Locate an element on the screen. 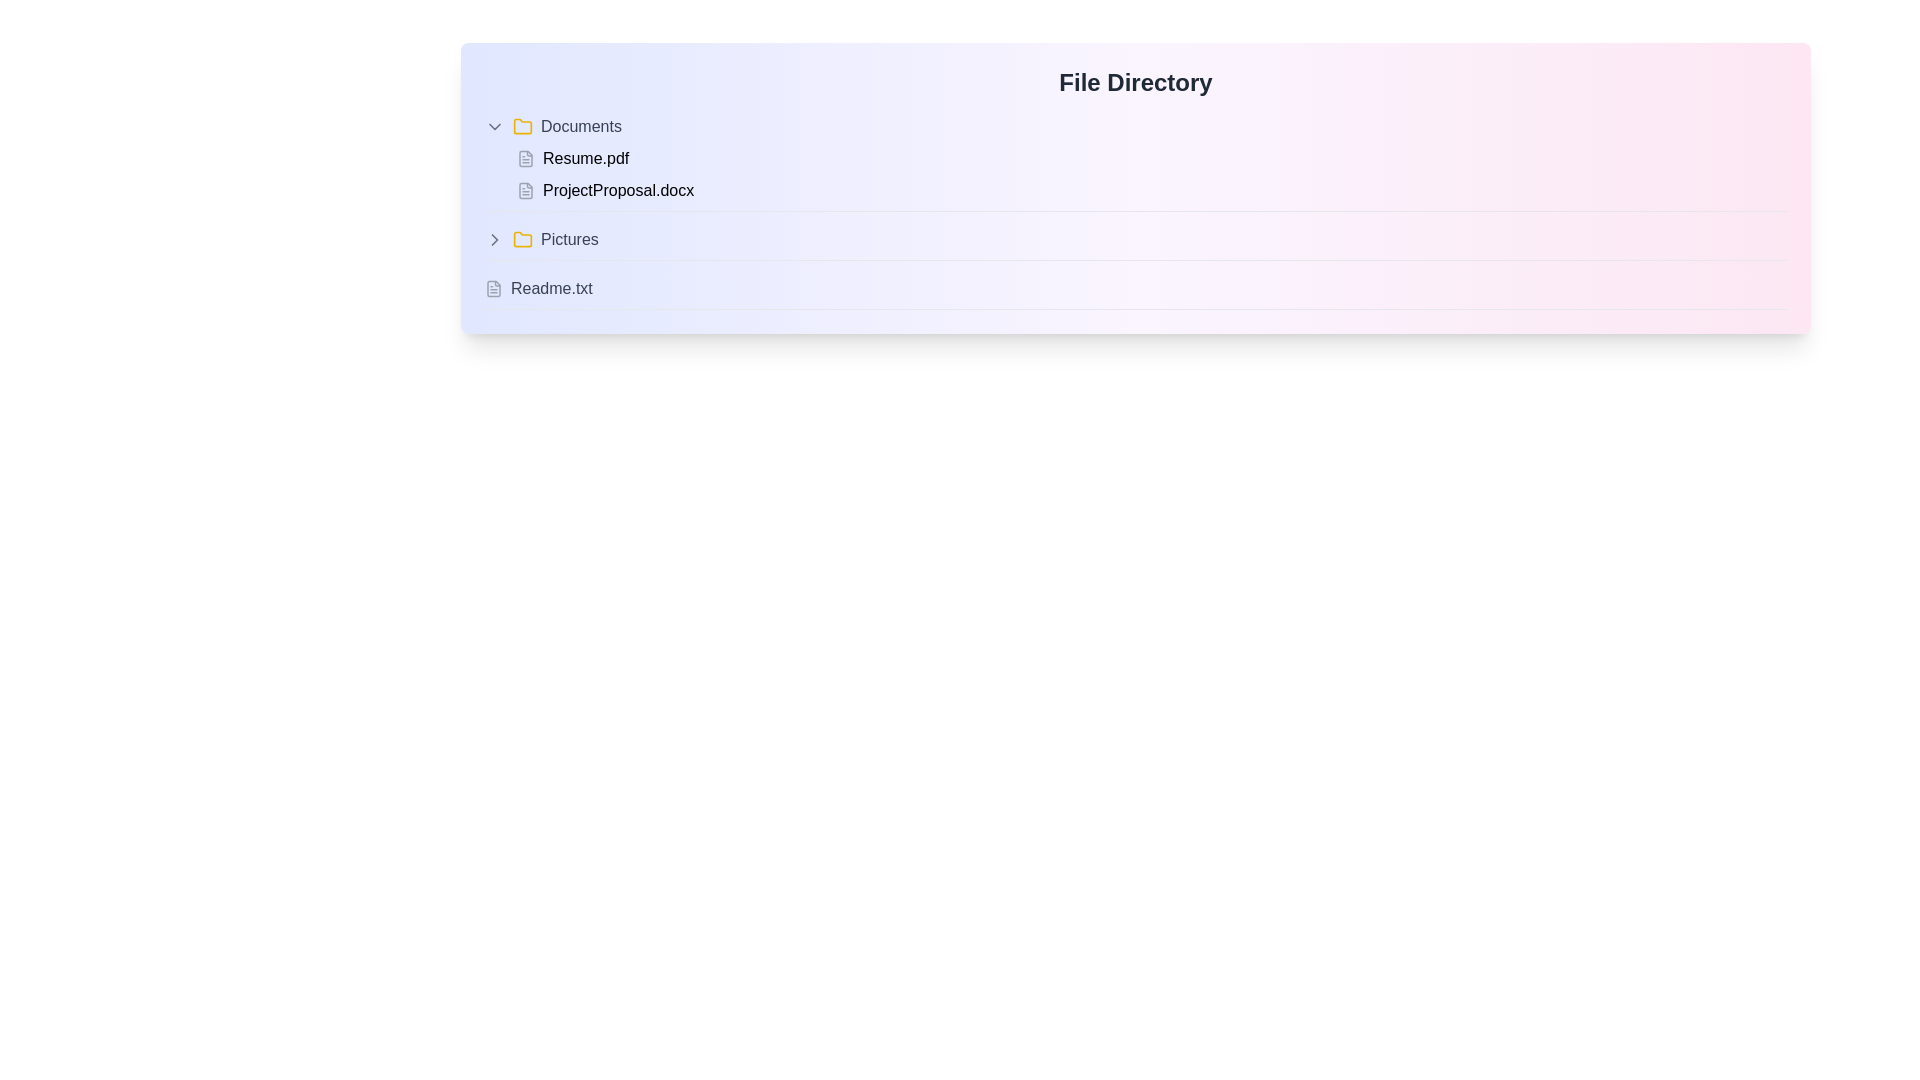 Image resolution: width=1920 pixels, height=1080 pixels. the chevron toggle icon to the left of the 'Documents' folder label is located at coordinates (494, 127).